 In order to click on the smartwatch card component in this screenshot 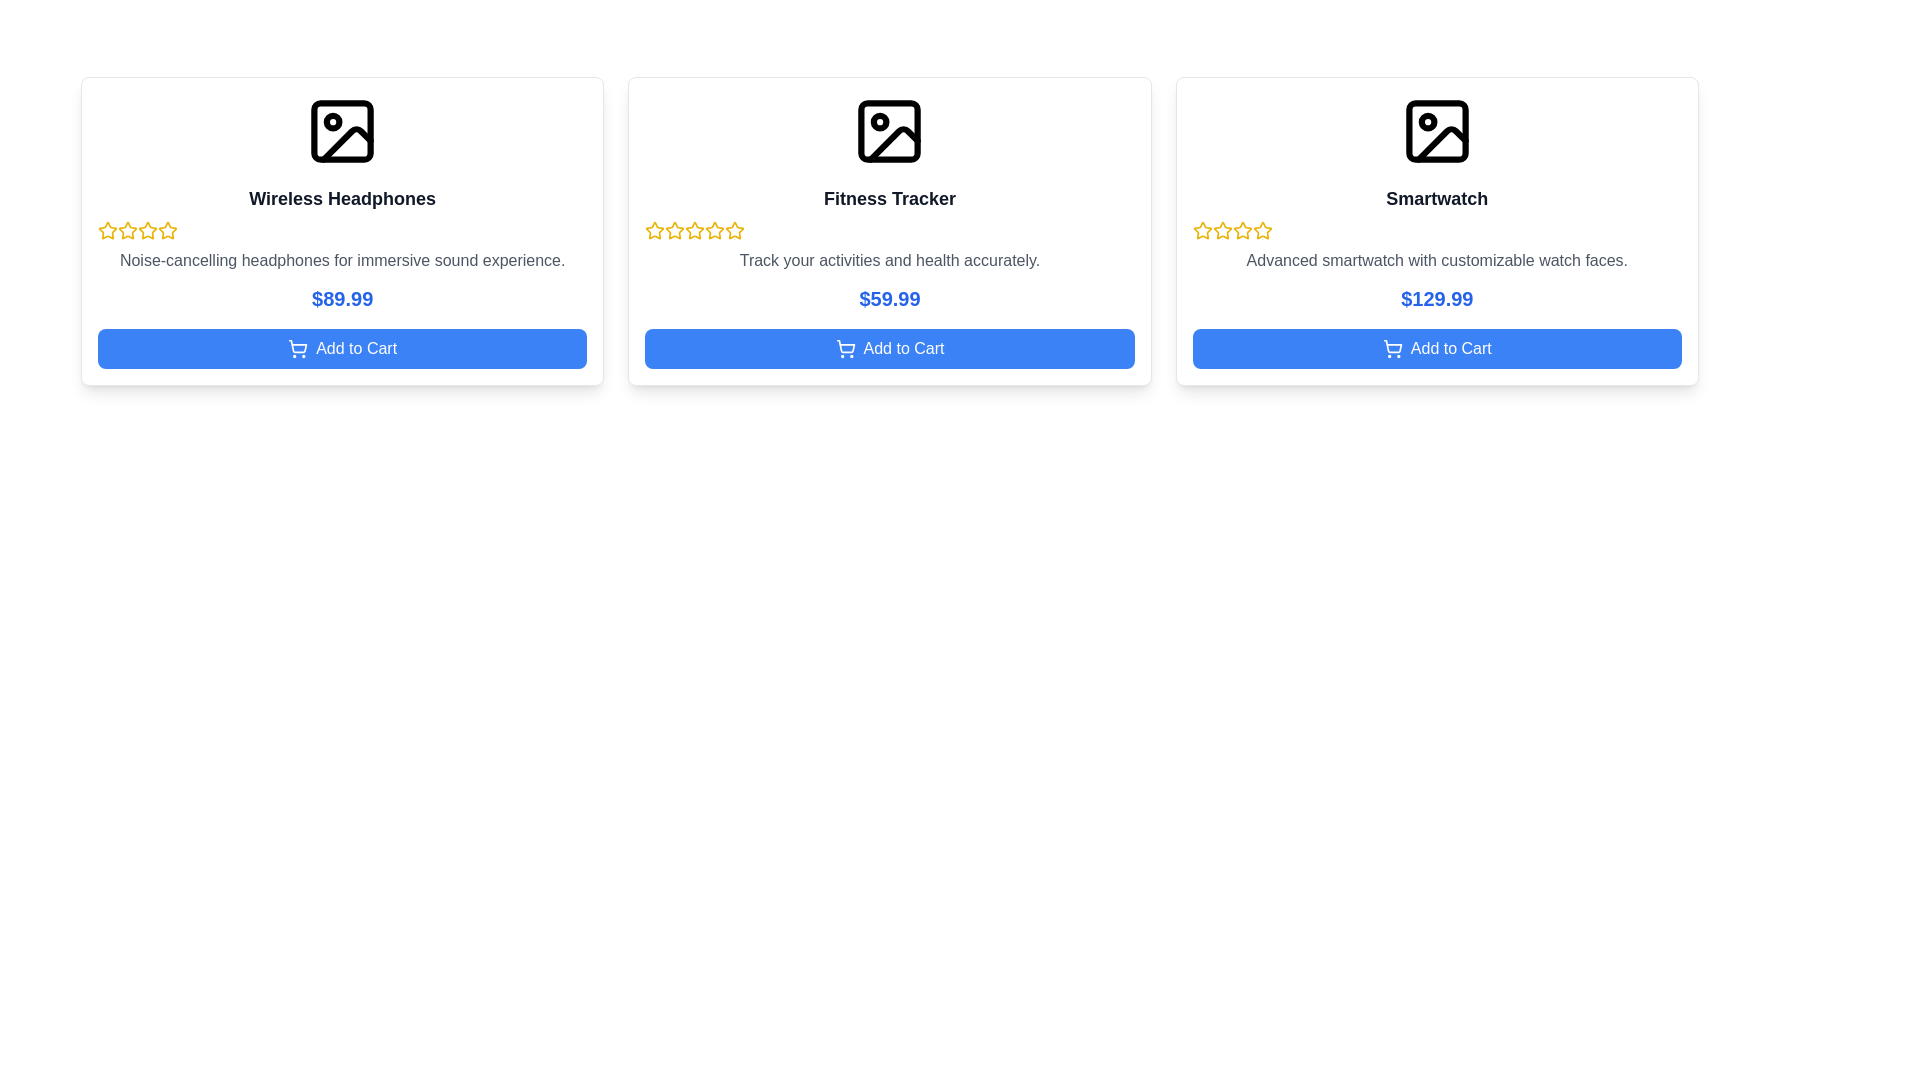, I will do `click(1436, 230)`.